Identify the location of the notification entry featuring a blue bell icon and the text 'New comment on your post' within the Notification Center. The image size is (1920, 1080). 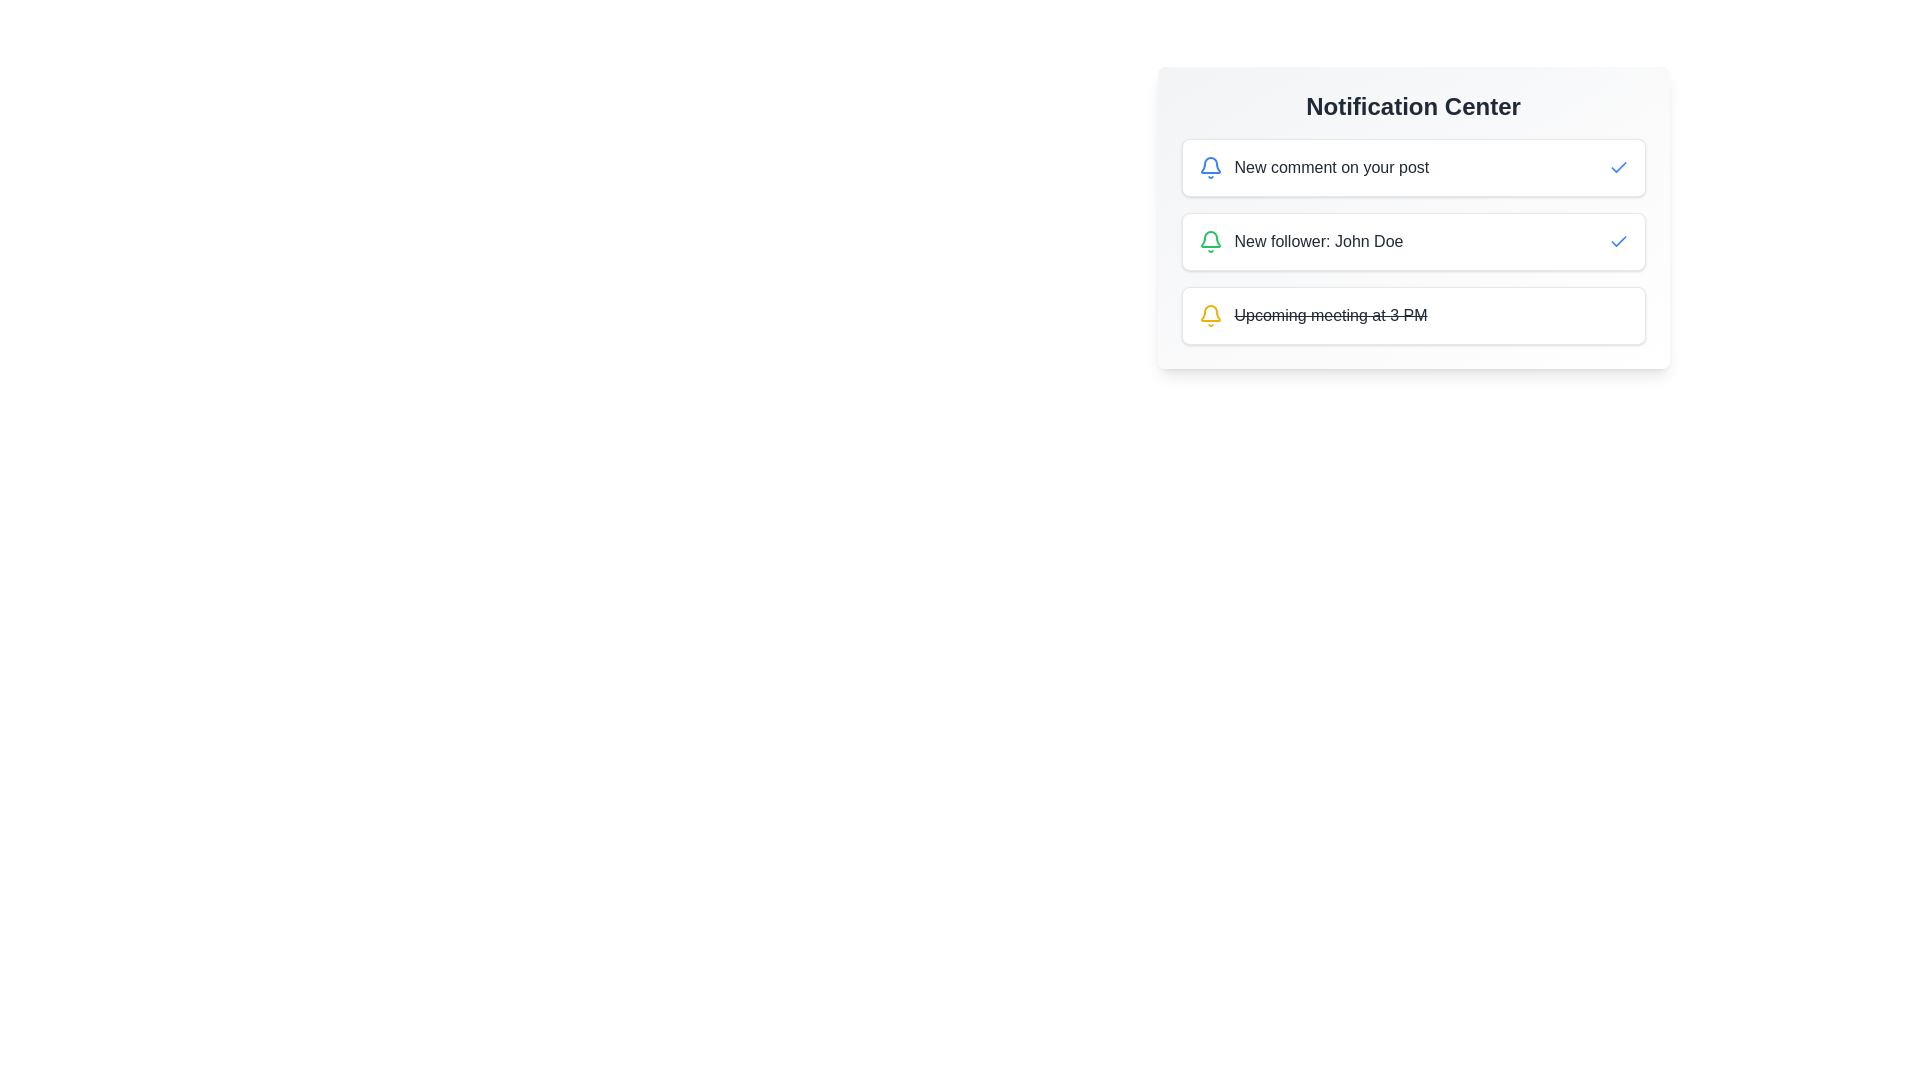
(1313, 167).